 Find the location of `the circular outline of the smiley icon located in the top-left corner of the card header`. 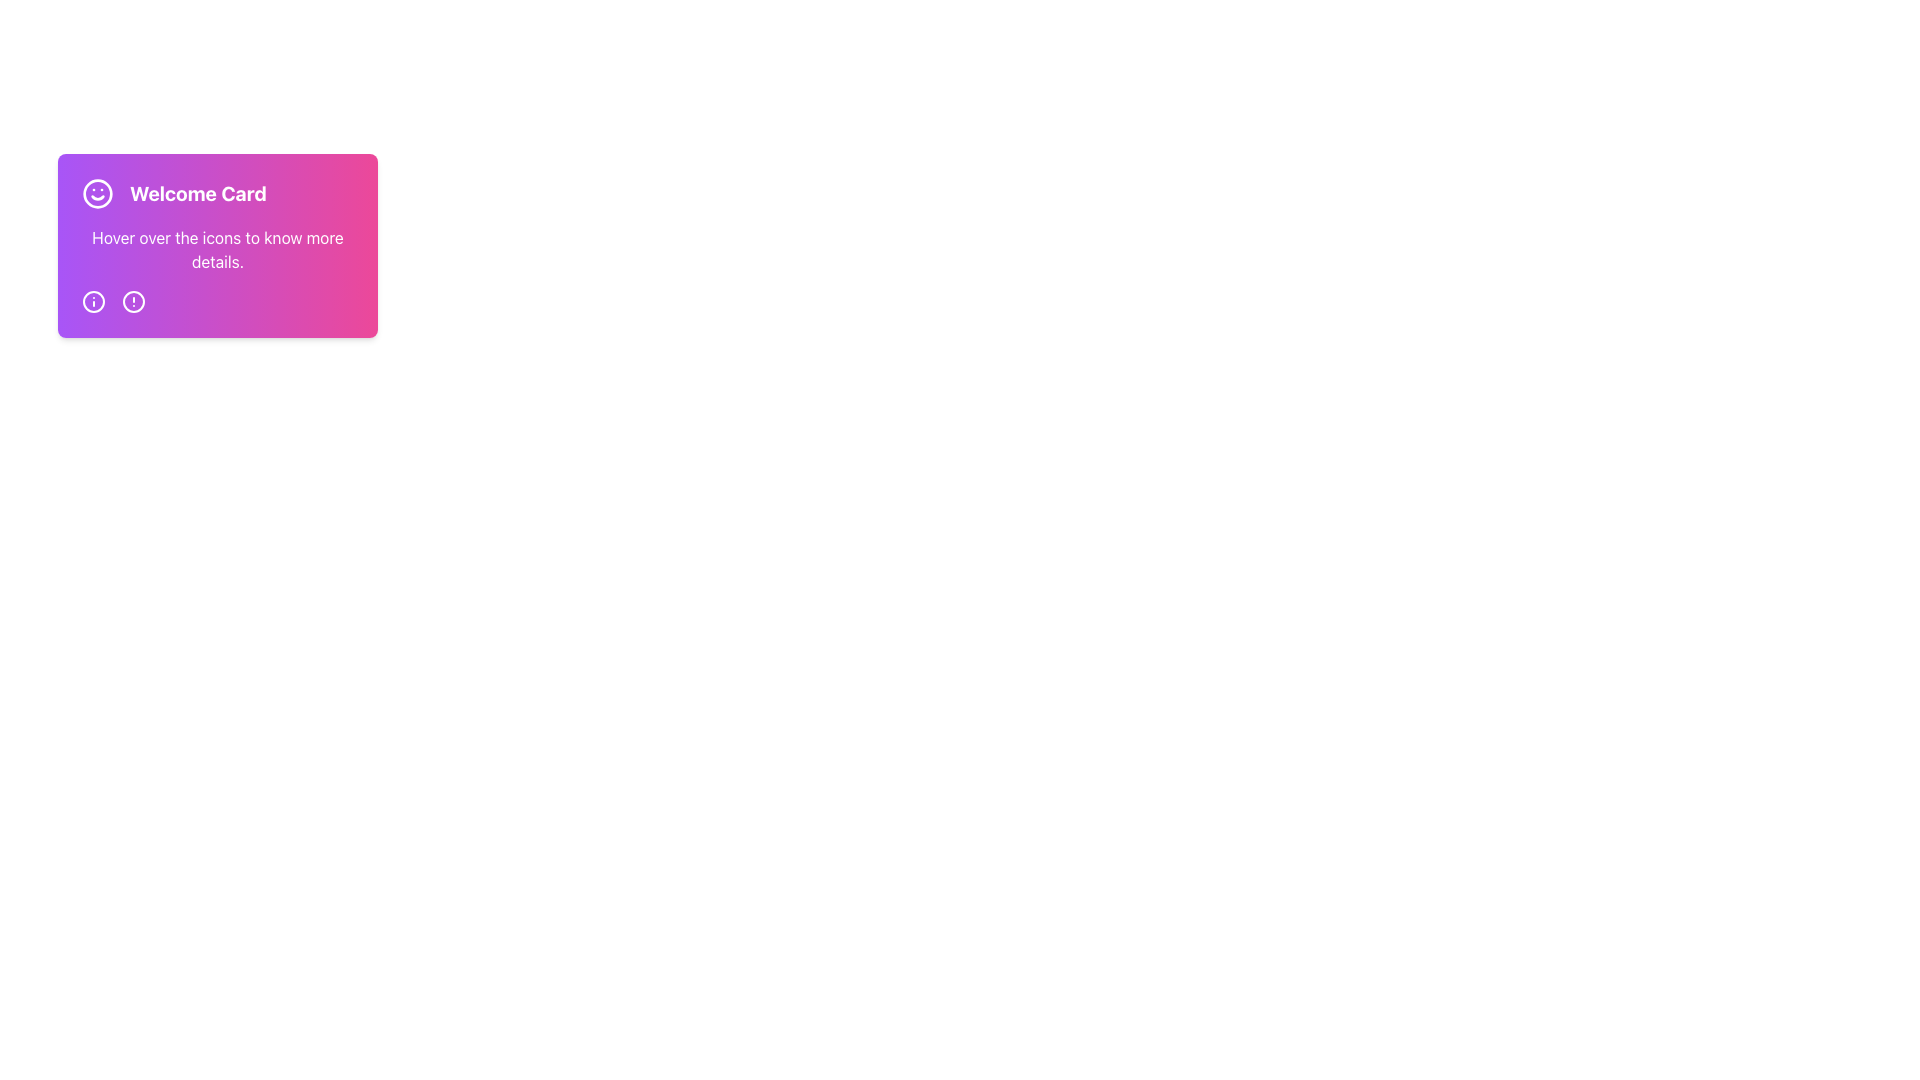

the circular outline of the smiley icon located in the top-left corner of the card header is located at coordinates (96, 193).